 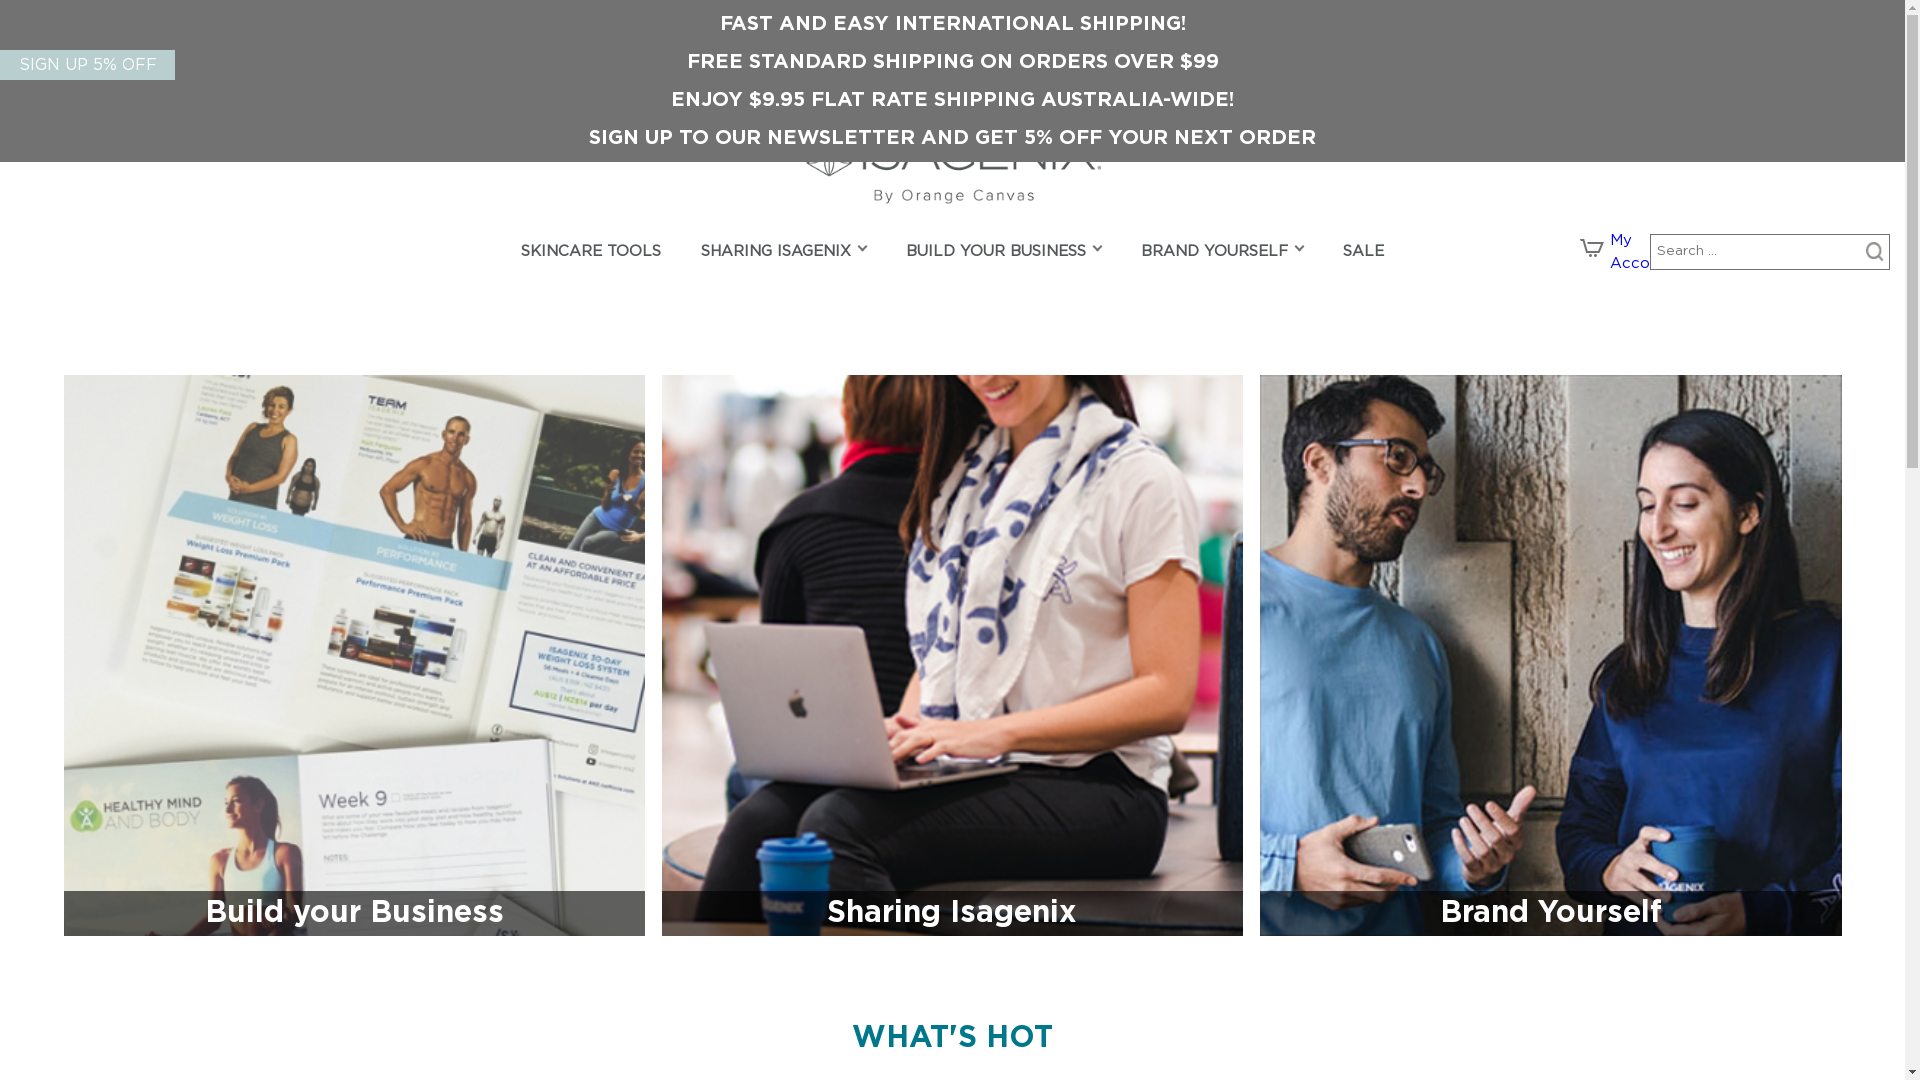 I want to click on 'My Account', so click(x=1642, y=250).